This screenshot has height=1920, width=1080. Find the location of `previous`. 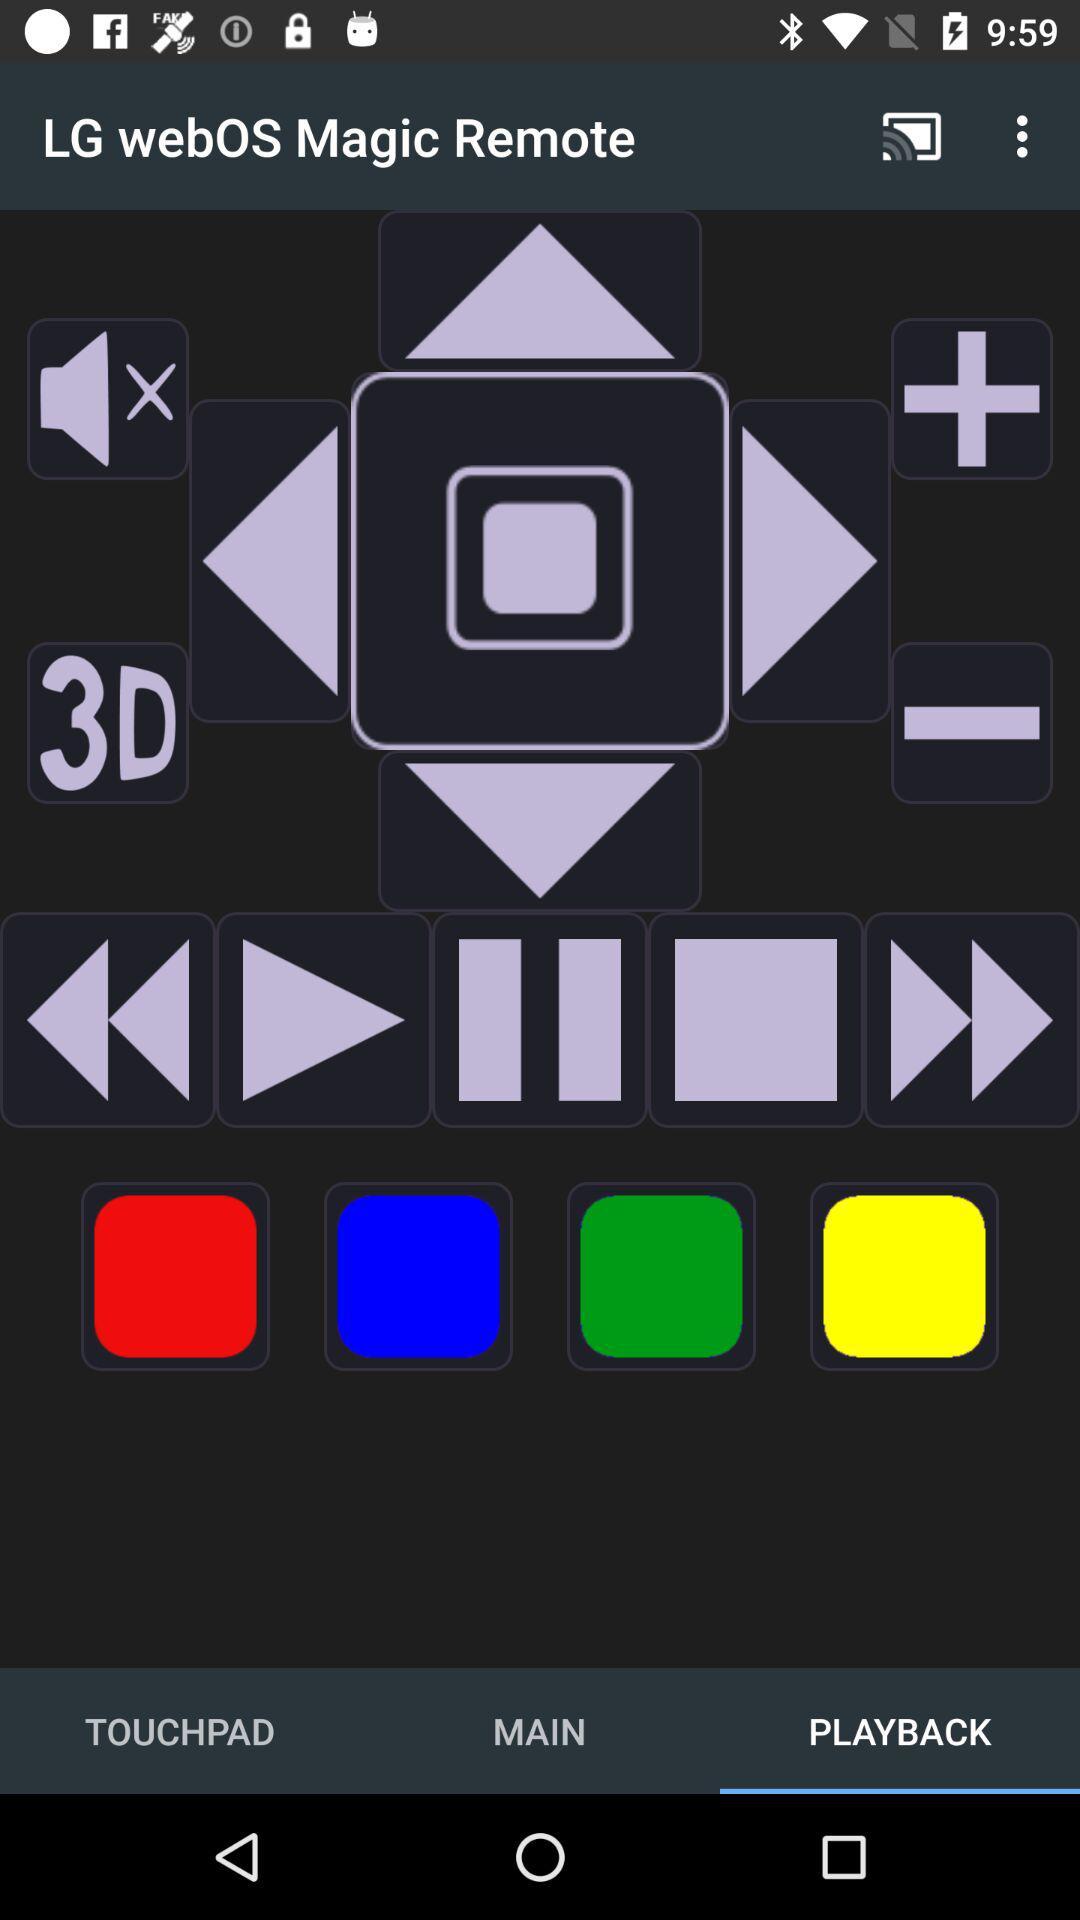

previous is located at coordinates (108, 1019).